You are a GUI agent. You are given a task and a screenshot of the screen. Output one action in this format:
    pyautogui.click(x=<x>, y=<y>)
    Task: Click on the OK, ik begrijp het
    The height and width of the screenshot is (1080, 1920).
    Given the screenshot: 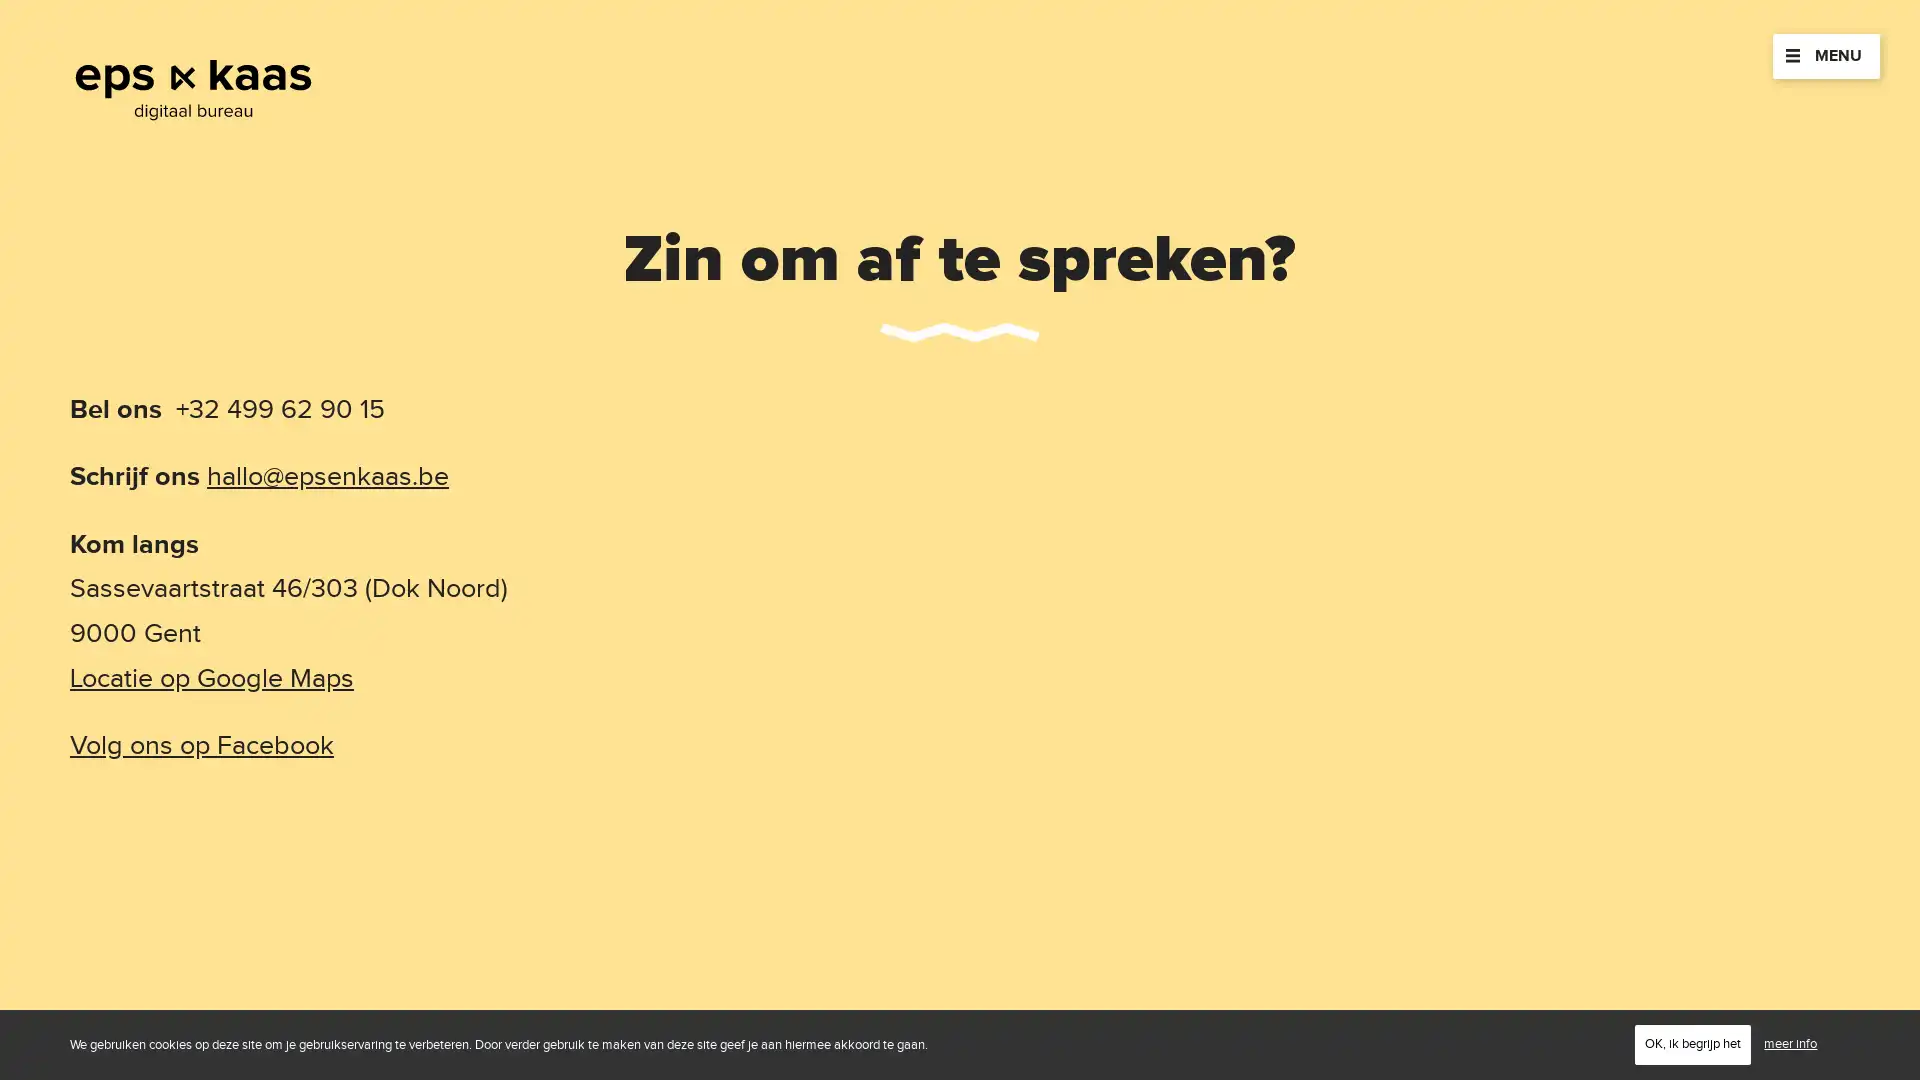 What is the action you would take?
    pyautogui.click(x=1692, y=1043)
    